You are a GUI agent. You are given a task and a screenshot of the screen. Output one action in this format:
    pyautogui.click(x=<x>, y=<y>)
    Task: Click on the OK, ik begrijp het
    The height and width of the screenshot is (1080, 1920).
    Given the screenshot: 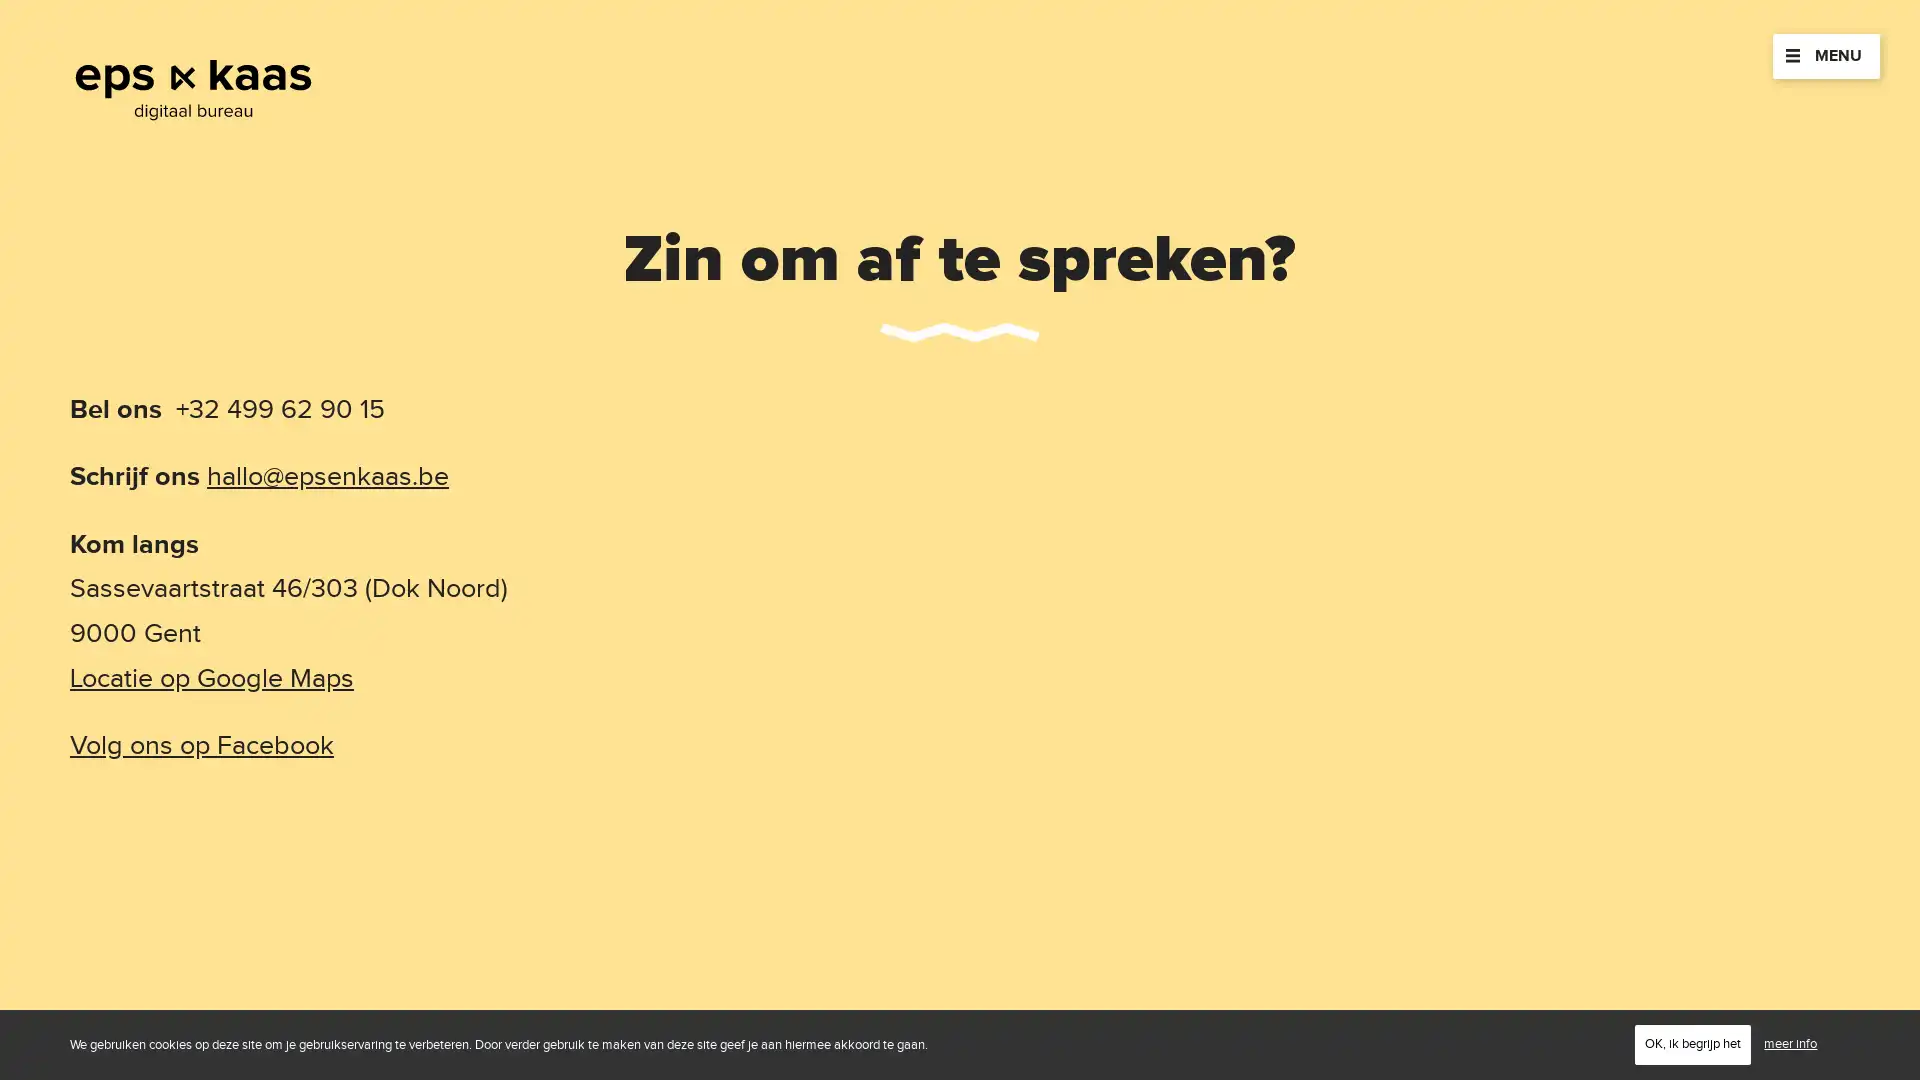 What is the action you would take?
    pyautogui.click(x=1692, y=1043)
    